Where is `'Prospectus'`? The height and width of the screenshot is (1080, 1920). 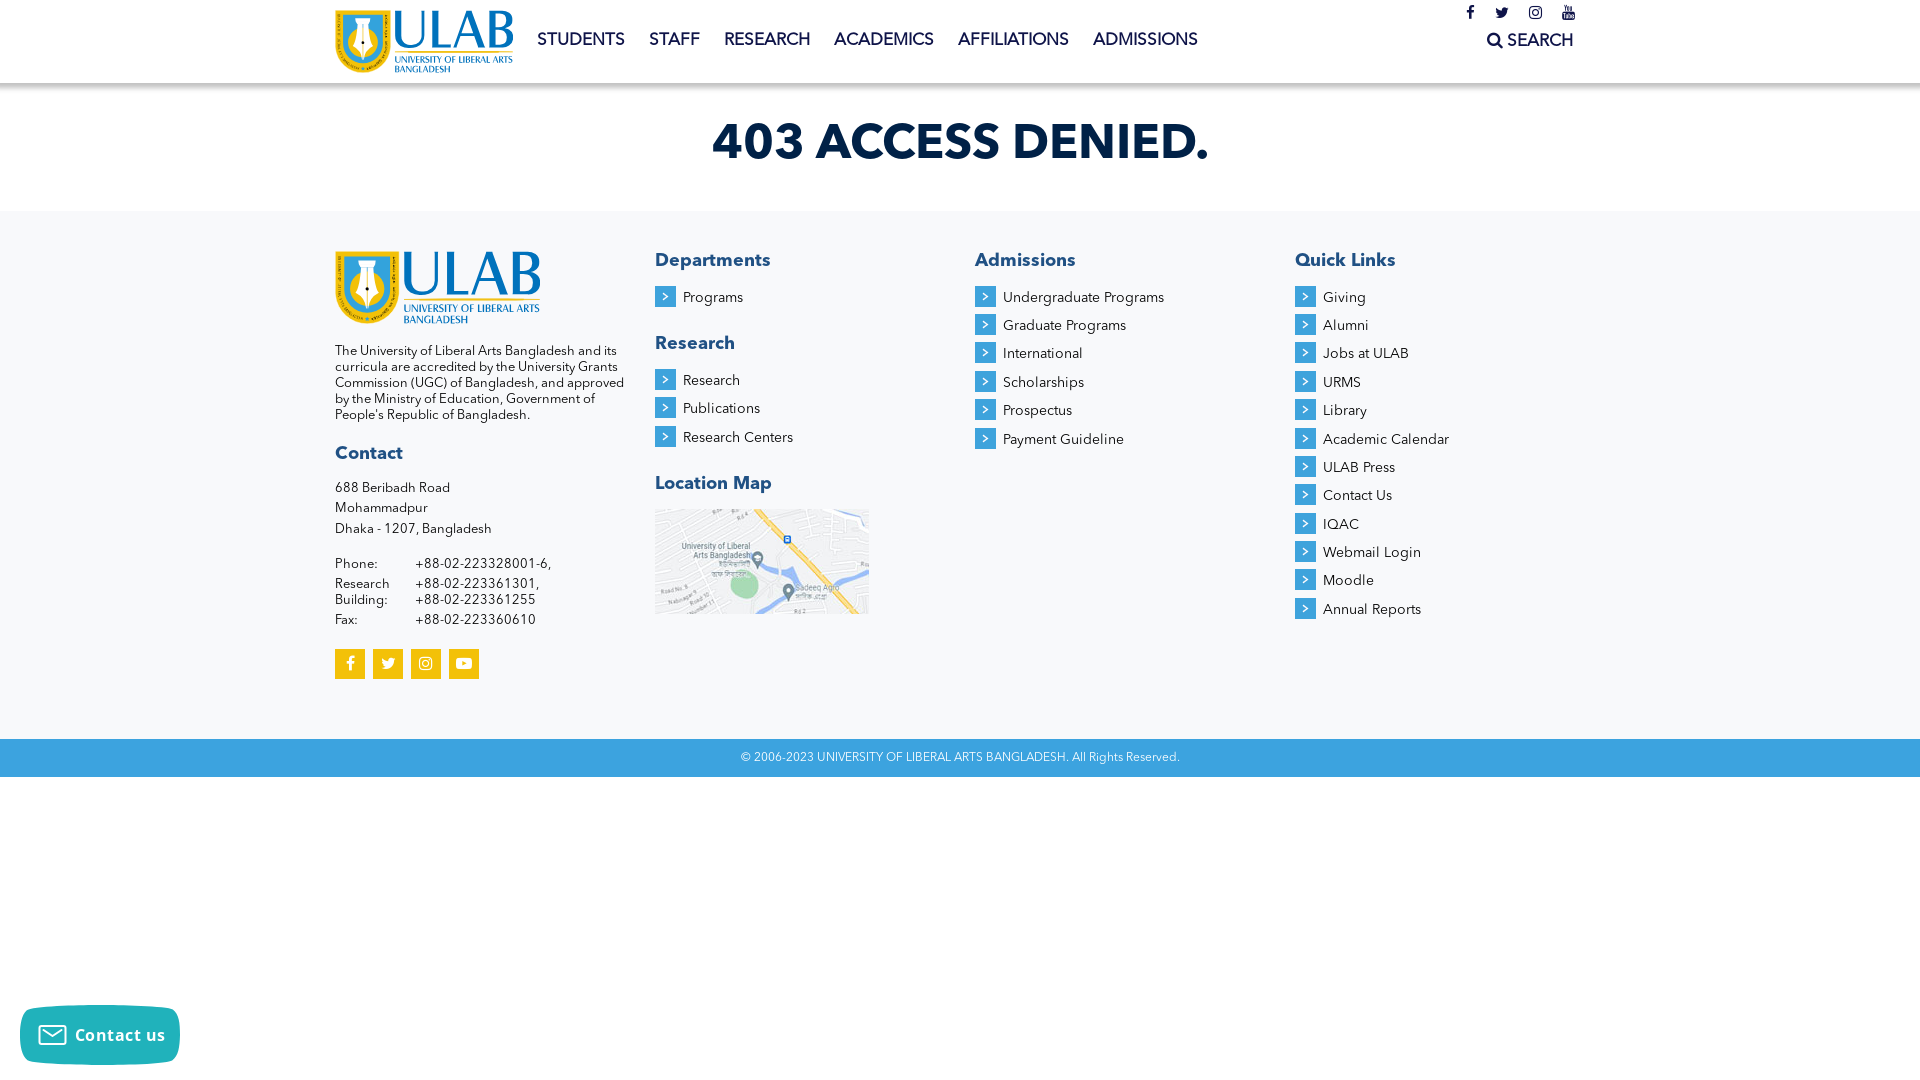 'Prospectus' is located at coordinates (1037, 410).